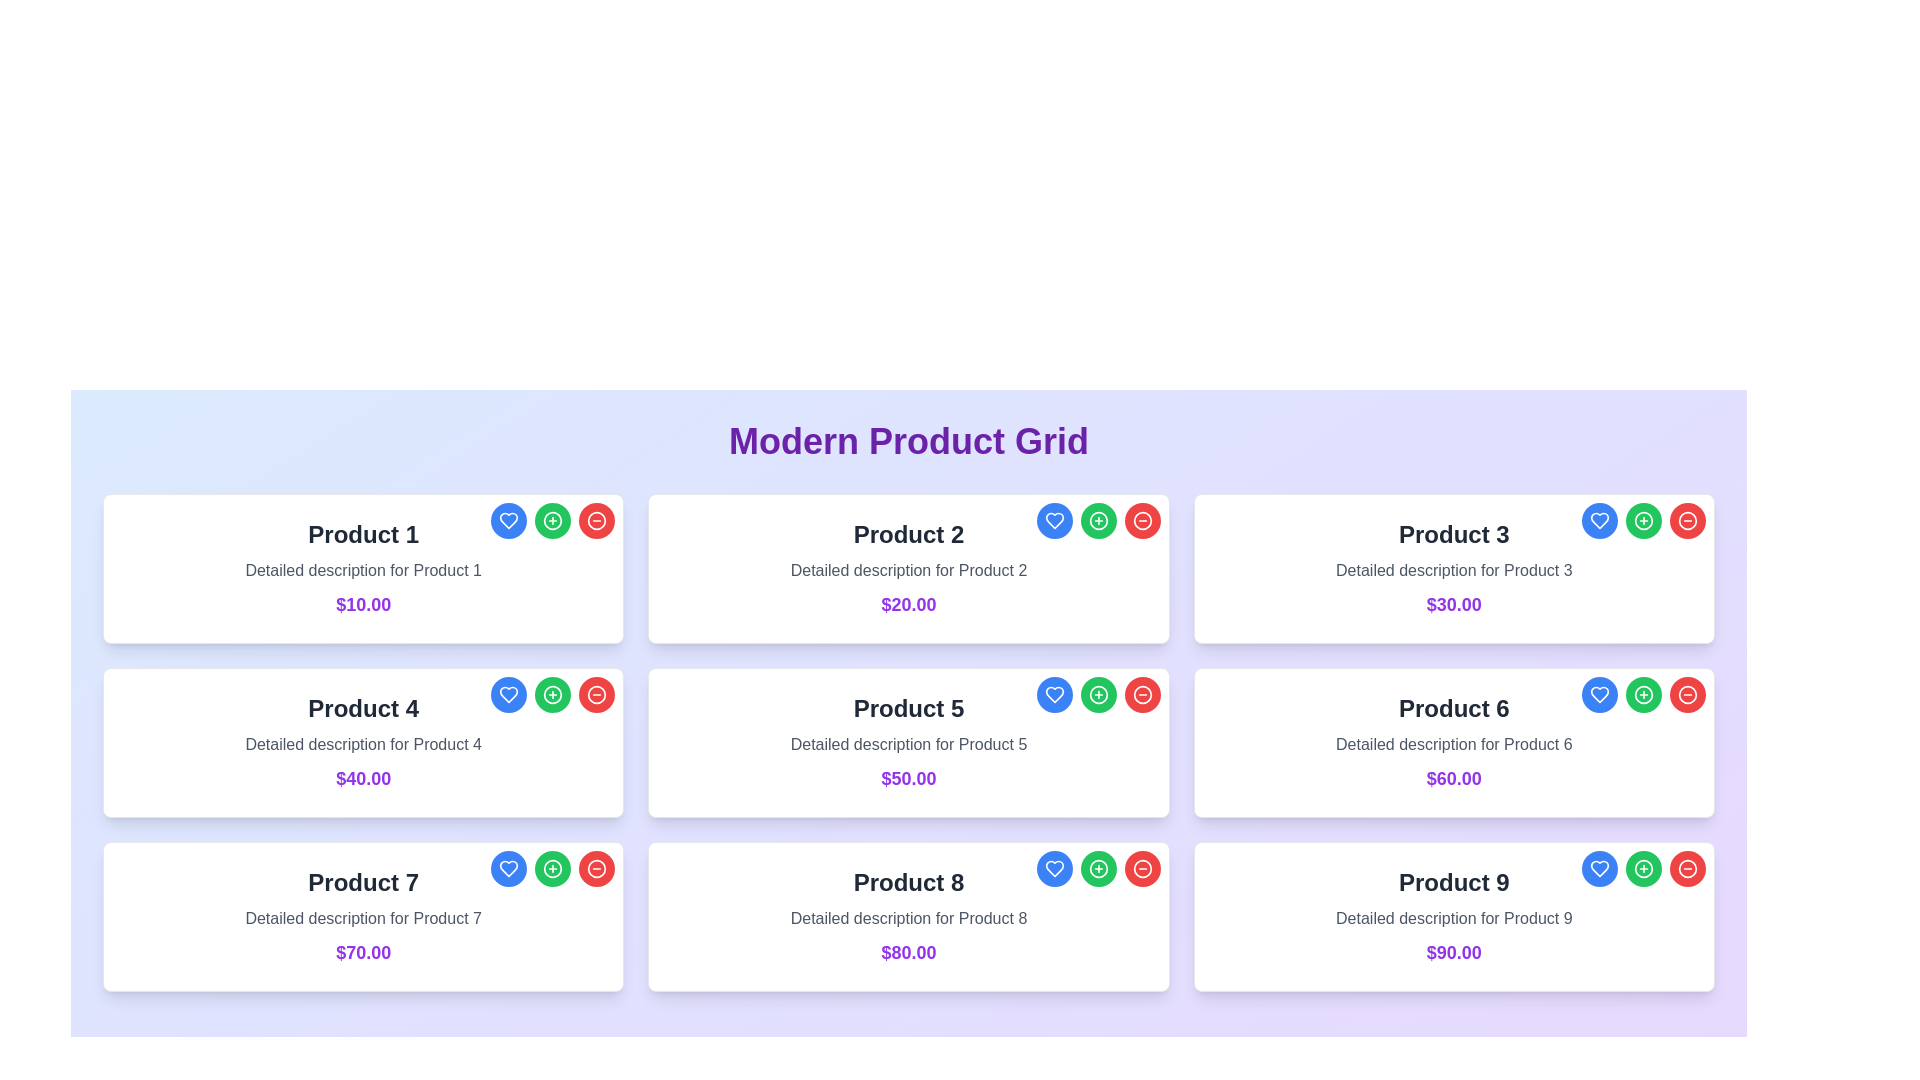 This screenshot has width=1920, height=1080. Describe the element at coordinates (907, 534) in the screenshot. I see `the text label that identifies the second product in the grid` at that location.